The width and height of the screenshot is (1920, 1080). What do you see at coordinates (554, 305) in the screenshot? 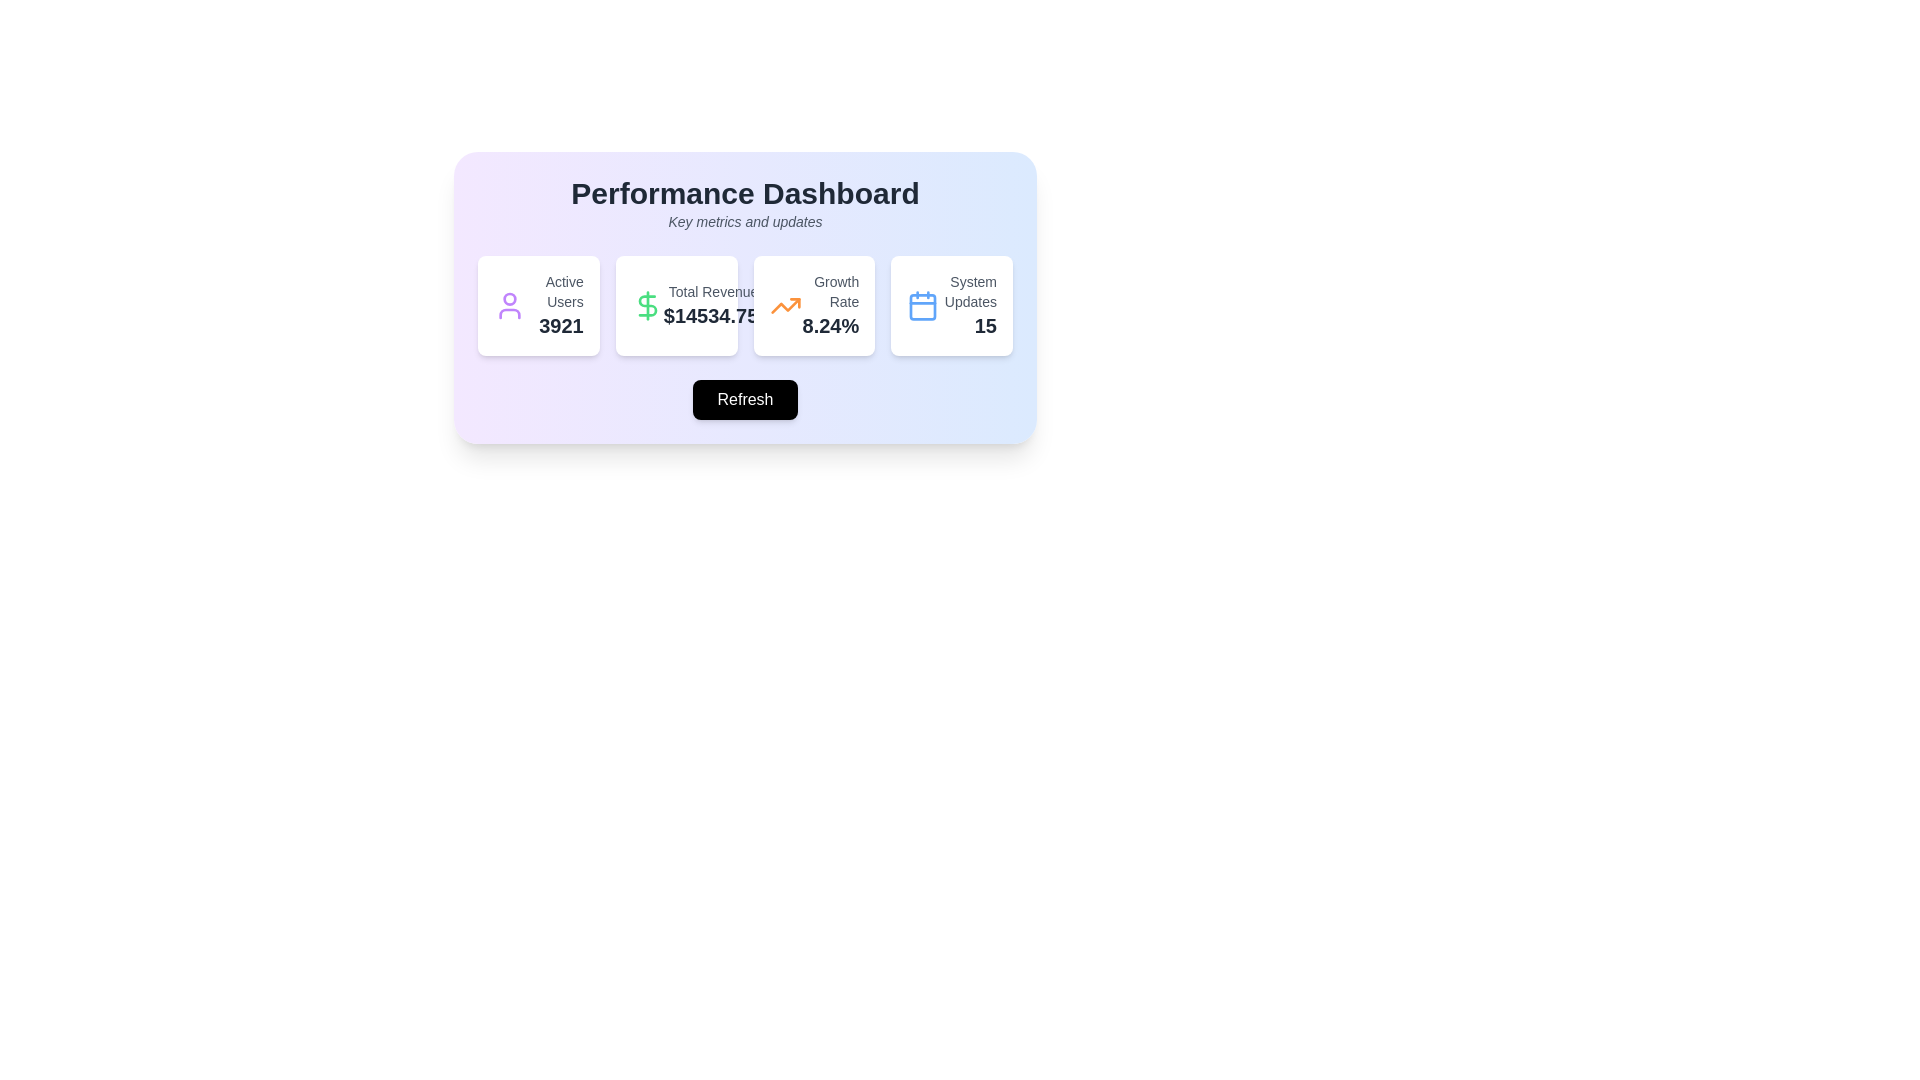
I see `displayed text showing 'Active Users' and its value '3921' from the text display component located in the top-left card of the Performance Dashboard` at bounding box center [554, 305].